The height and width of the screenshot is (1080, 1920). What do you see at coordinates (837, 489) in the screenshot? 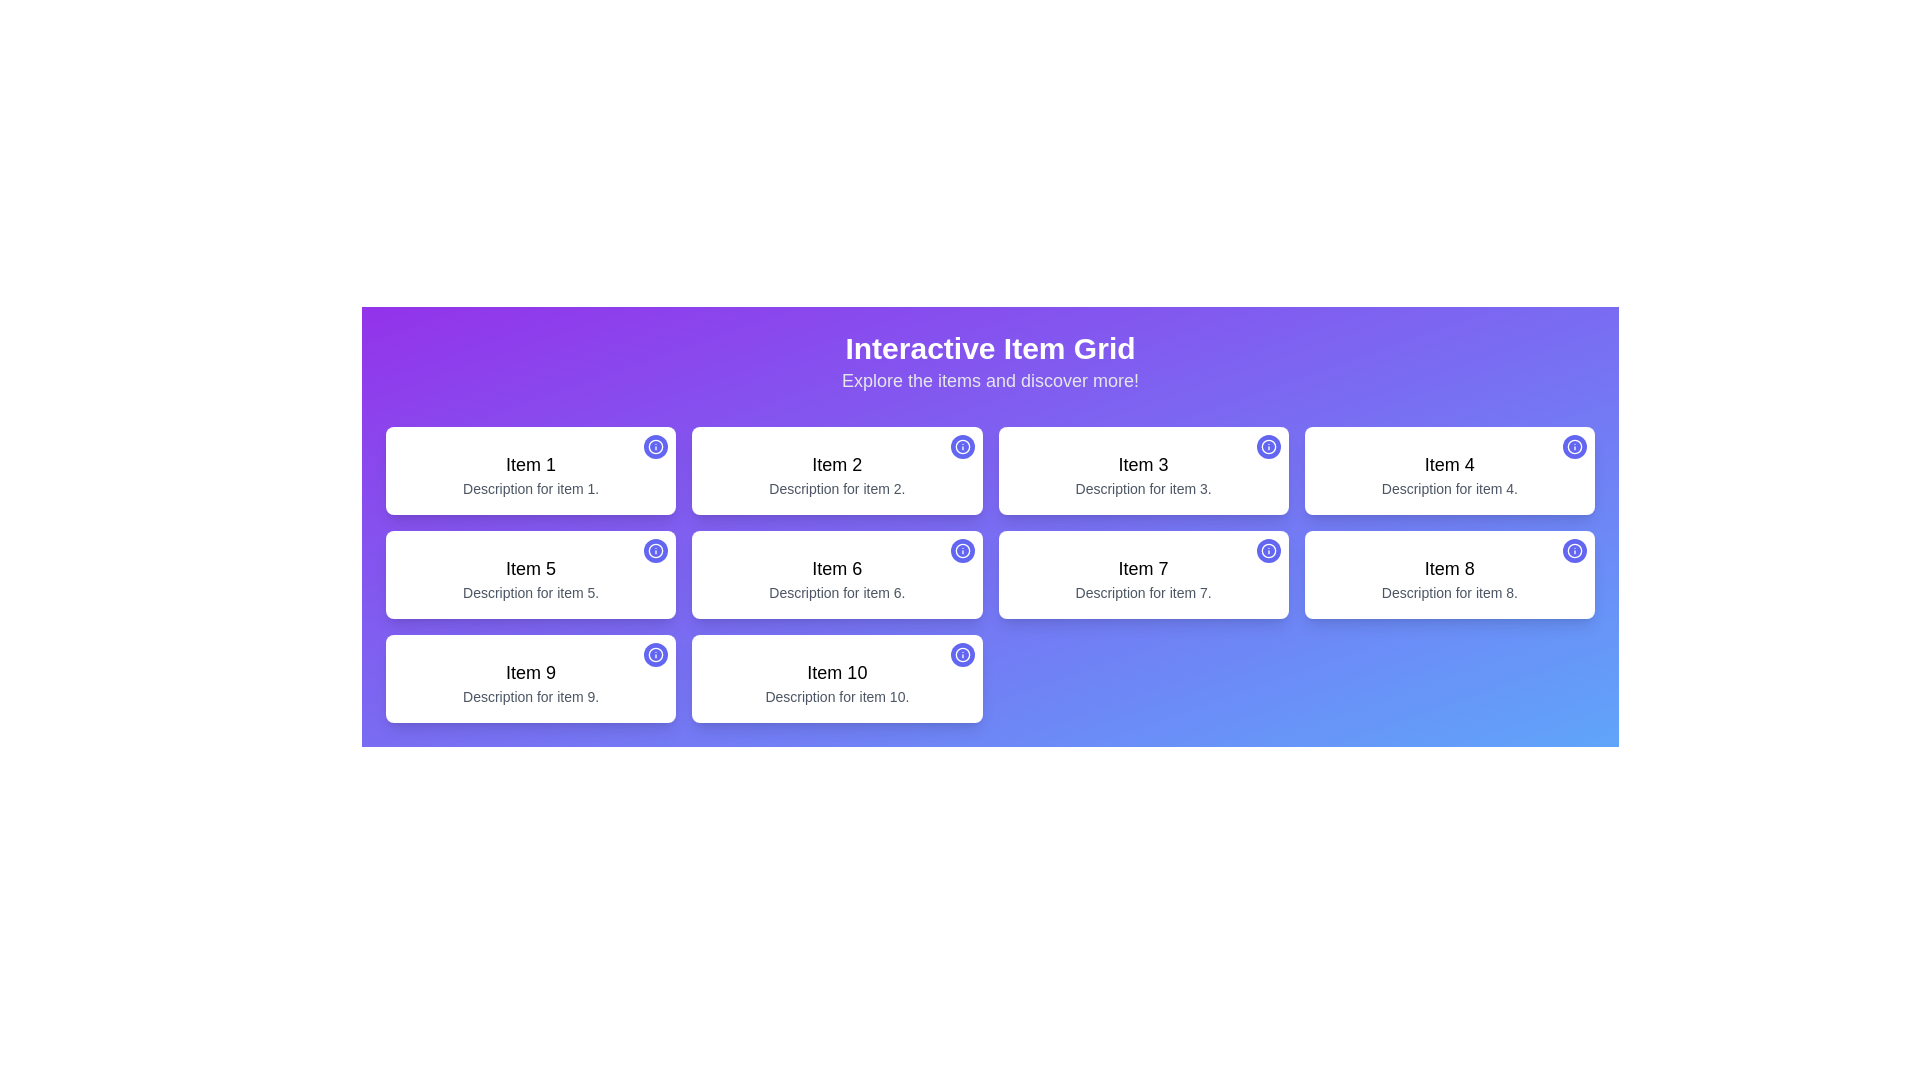
I see `the text label displaying 'Description for item 2.' which is located directly beneath the 'Item 2' label in the grid layout` at bounding box center [837, 489].